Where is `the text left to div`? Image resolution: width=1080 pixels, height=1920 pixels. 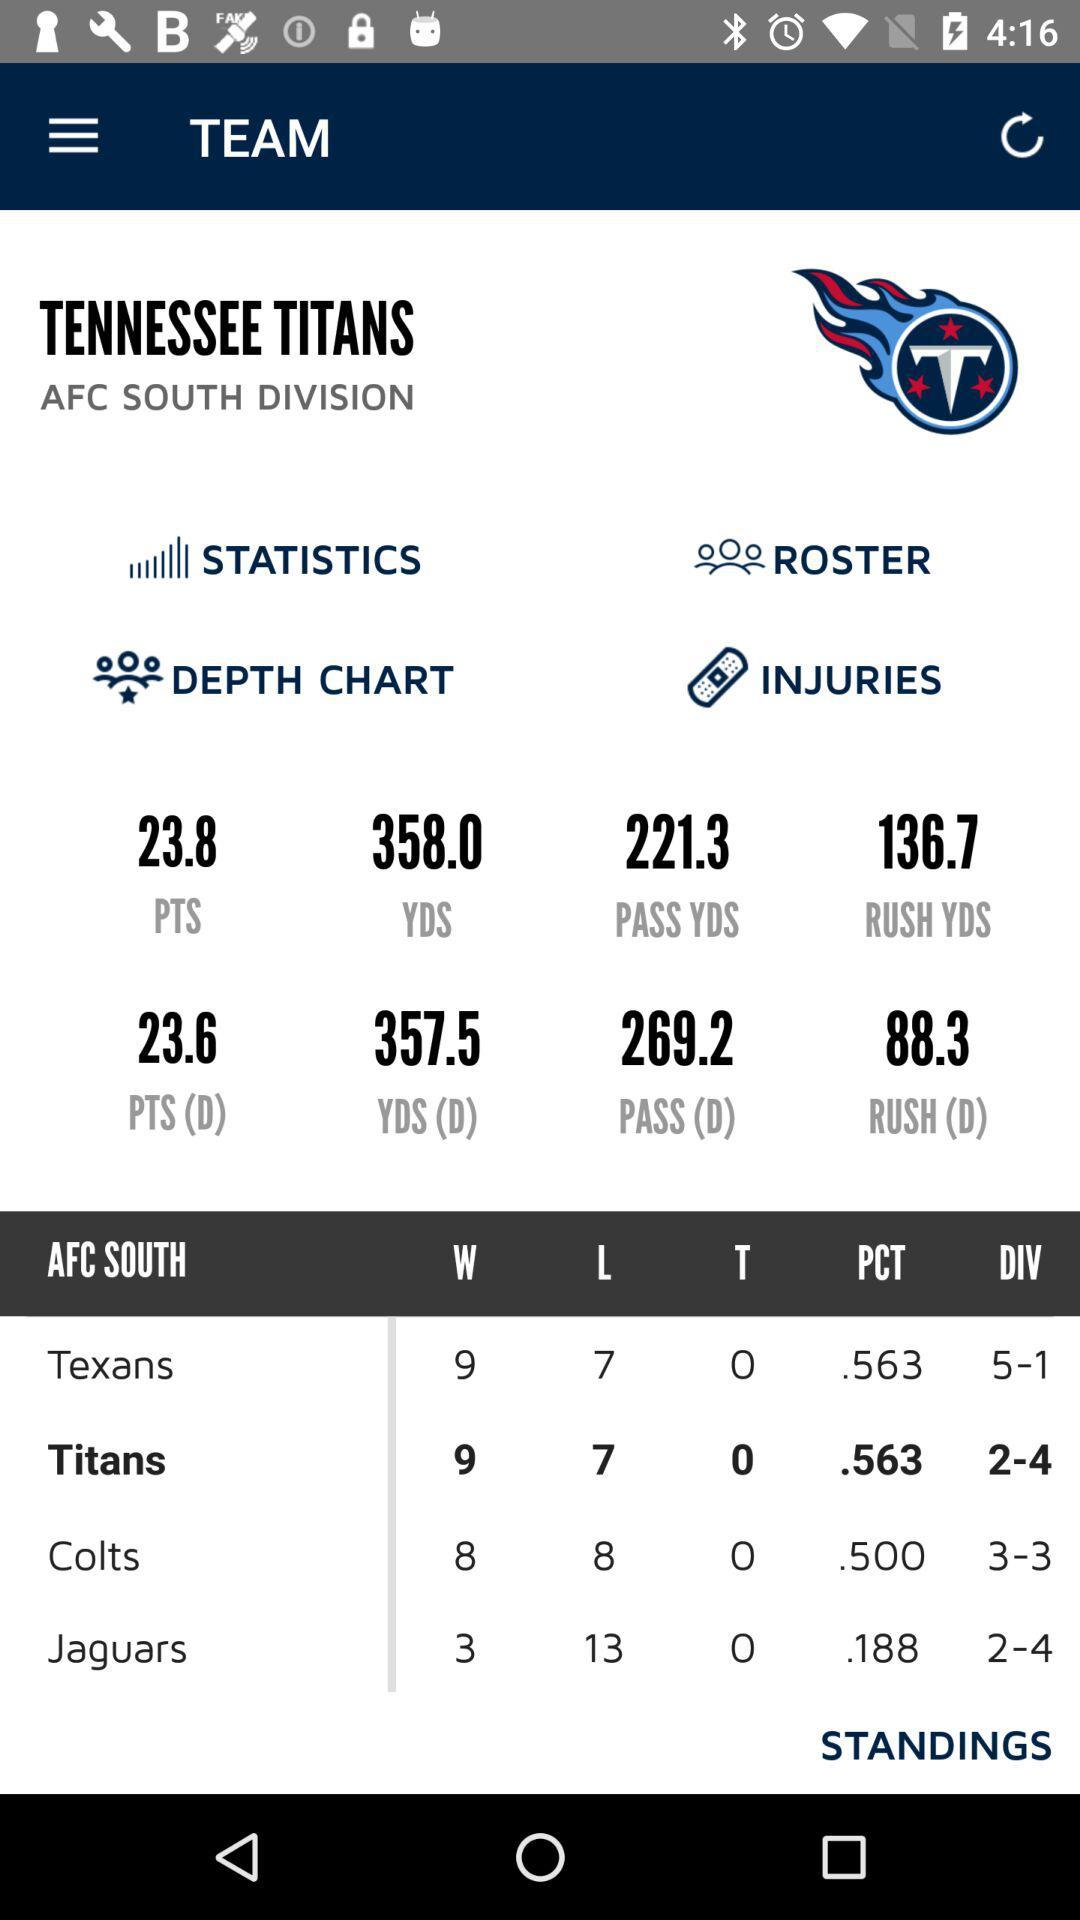 the text left to div is located at coordinates (880, 1262).